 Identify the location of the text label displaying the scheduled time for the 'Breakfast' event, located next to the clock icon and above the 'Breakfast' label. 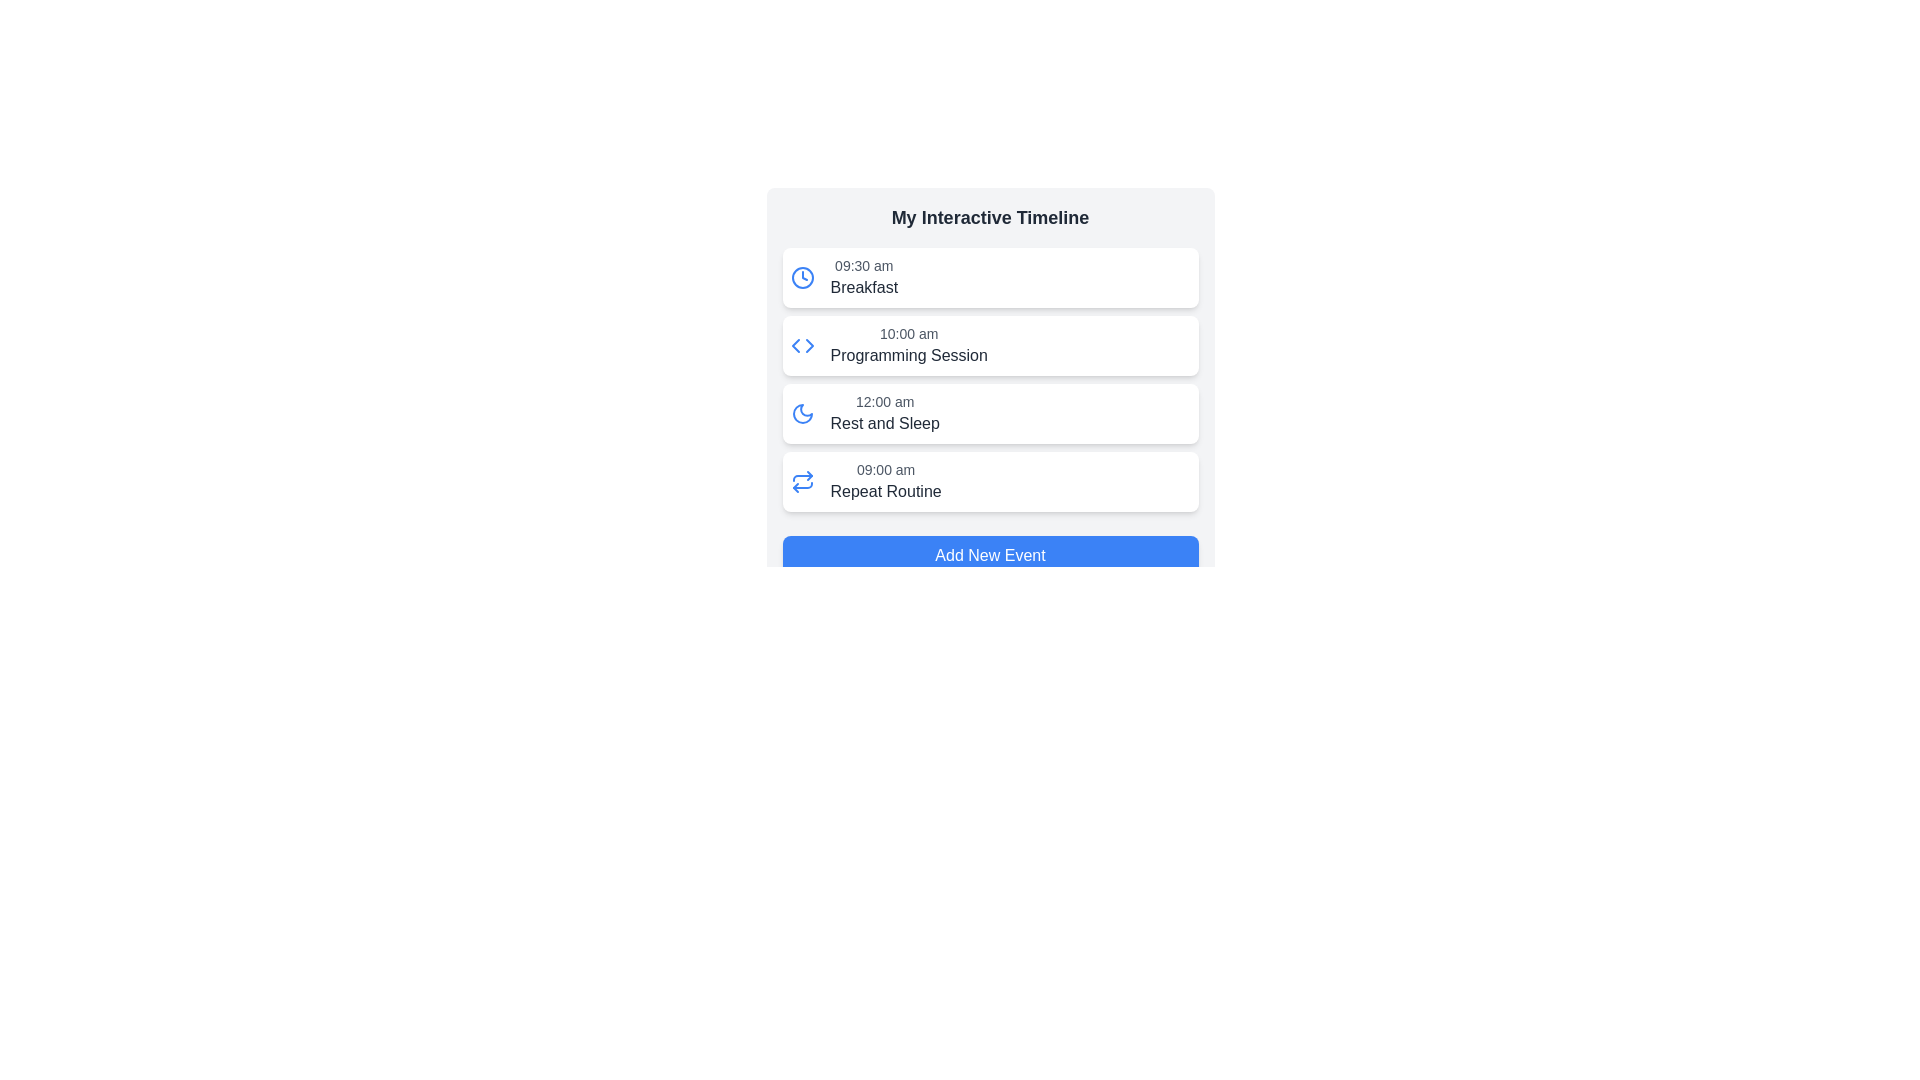
(864, 265).